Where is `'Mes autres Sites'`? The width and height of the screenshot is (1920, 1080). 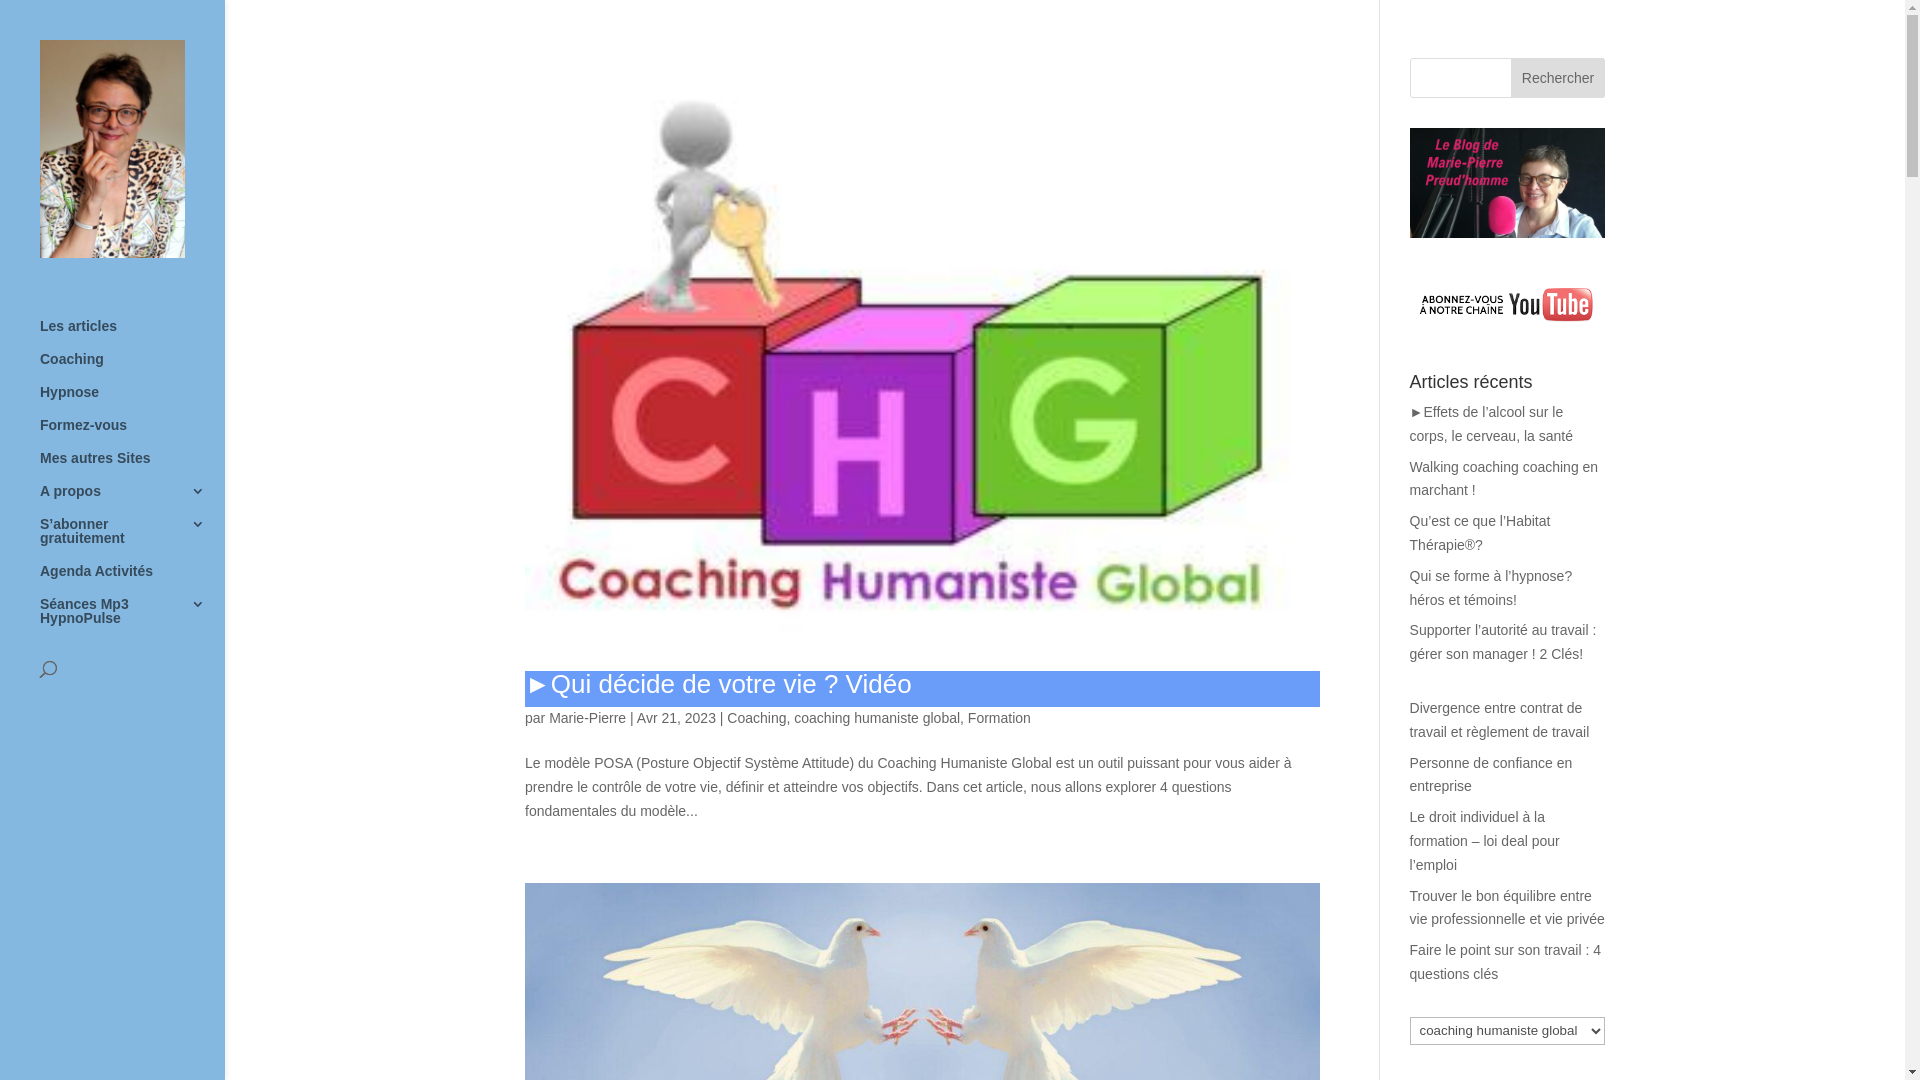
'Mes autres Sites' is located at coordinates (131, 466).